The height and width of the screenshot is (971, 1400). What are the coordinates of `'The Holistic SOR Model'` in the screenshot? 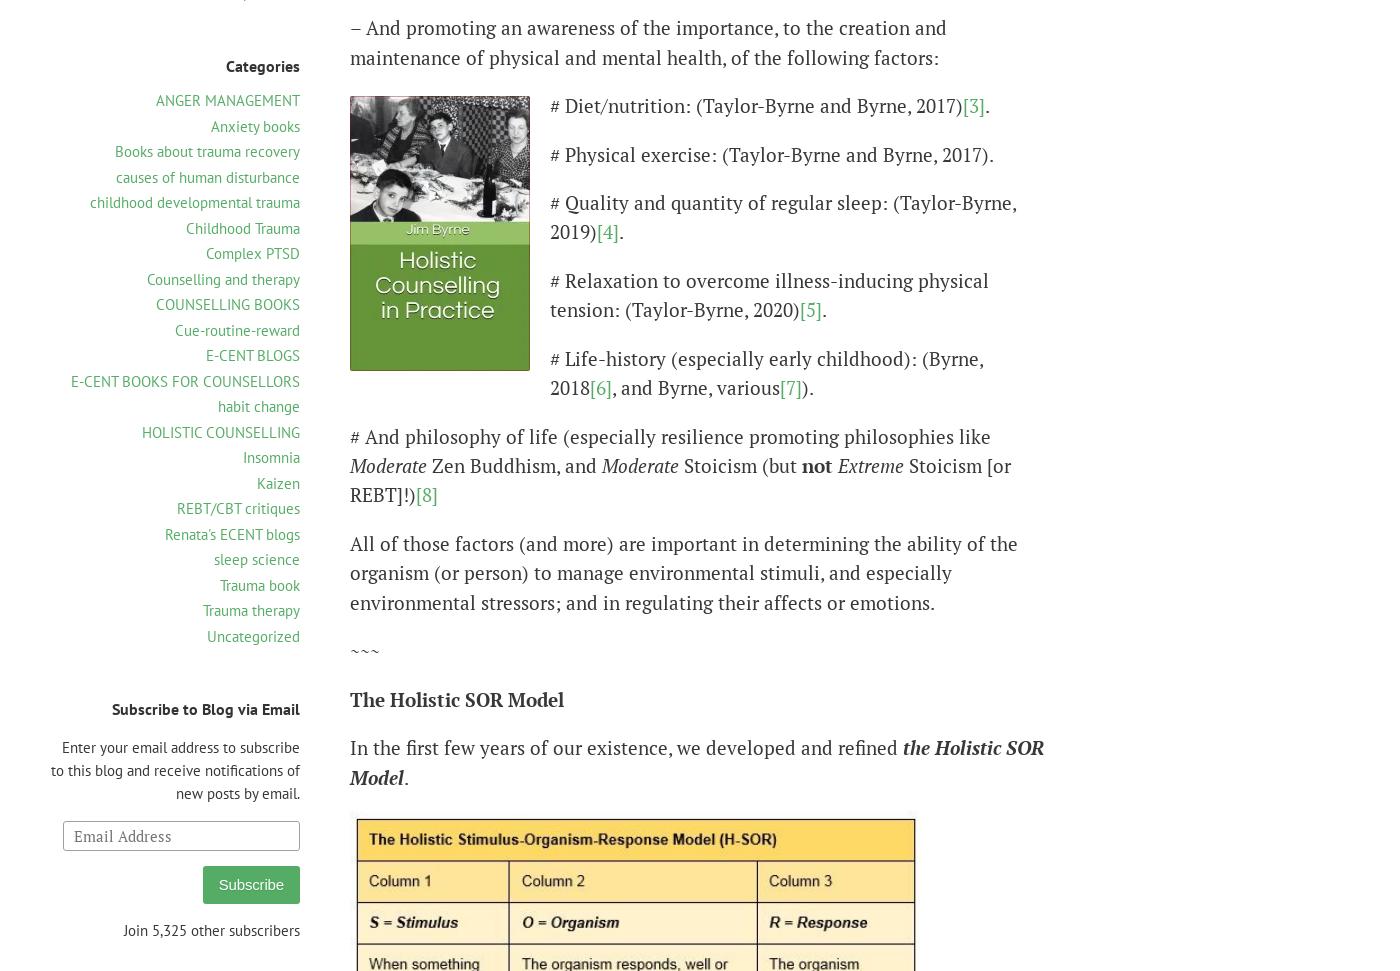 It's located at (456, 698).